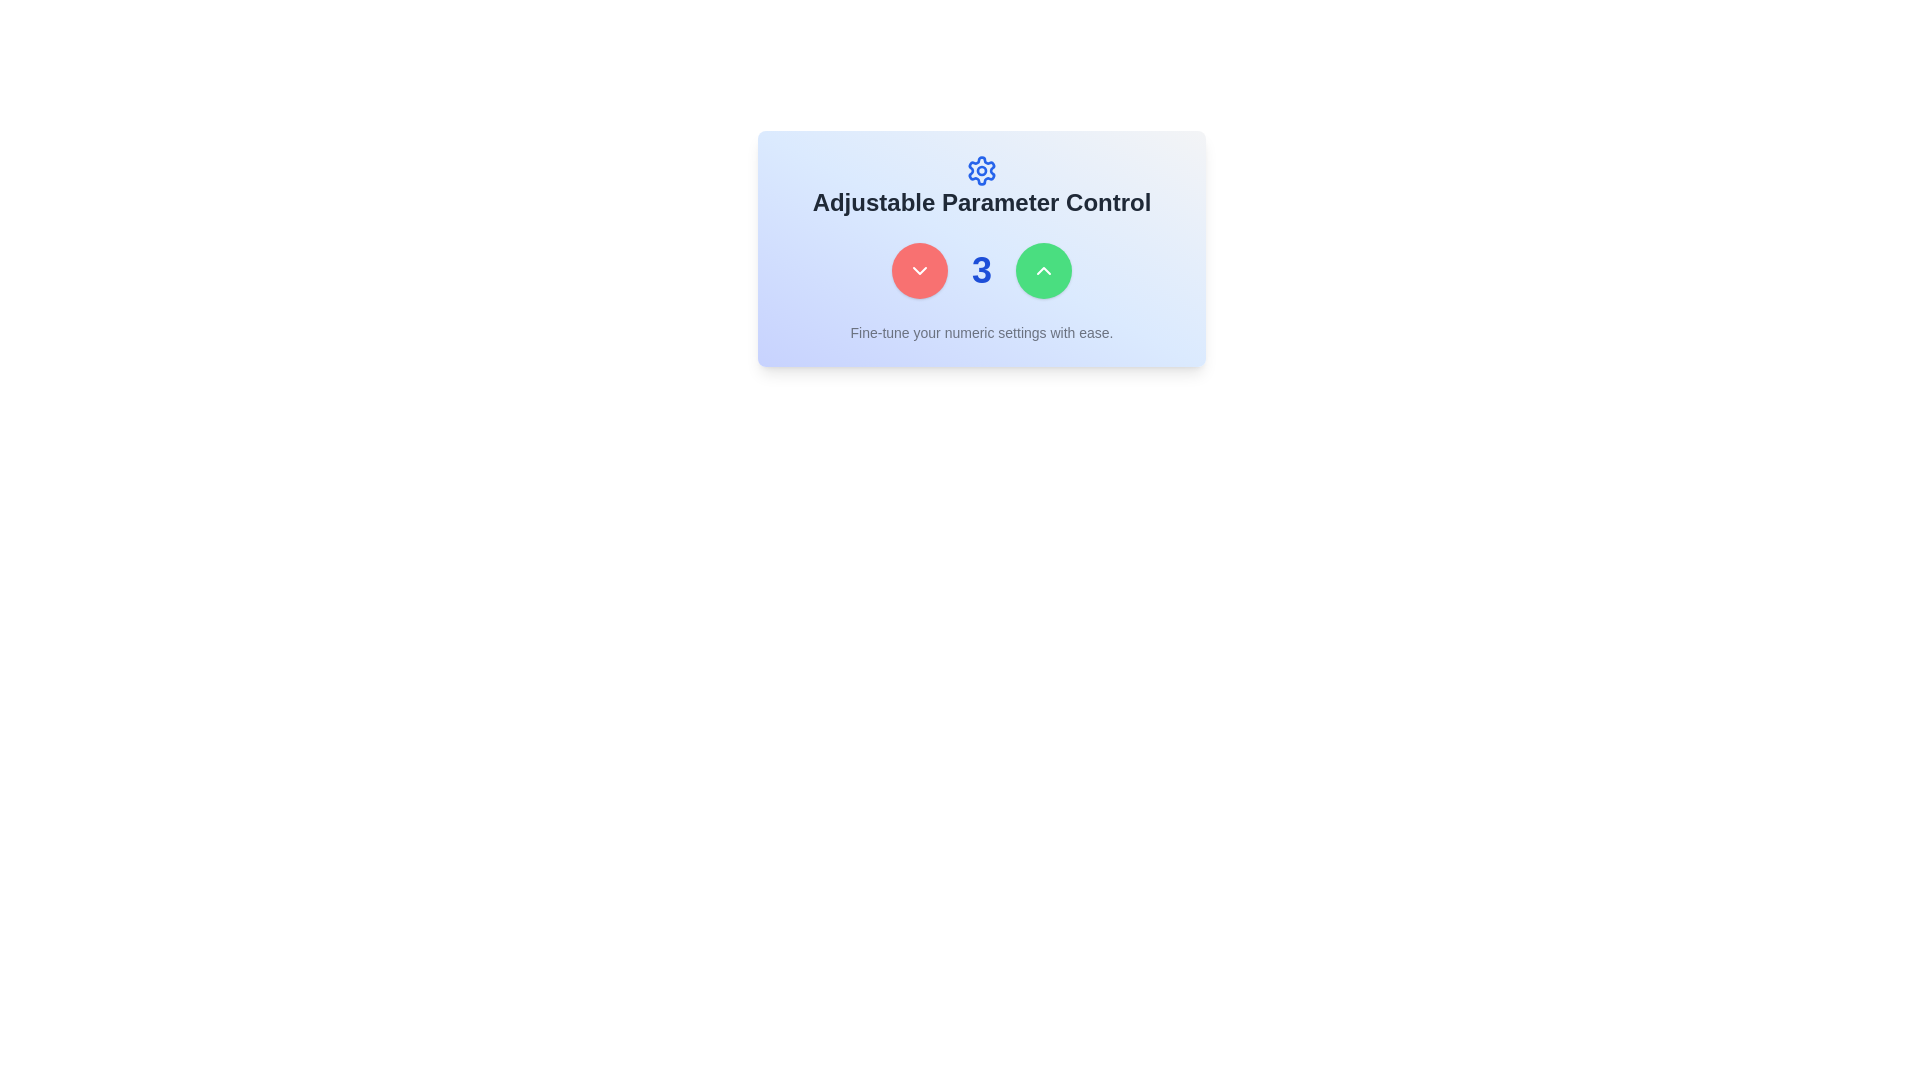 This screenshot has width=1920, height=1080. What do you see at coordinates (982, 270) in the screenshot?
I see `the static text display that shows the current value or setting, positioned centrally between a red button with a downward chevron and a green button with an upward chevron` at bounding box center [982, 270].